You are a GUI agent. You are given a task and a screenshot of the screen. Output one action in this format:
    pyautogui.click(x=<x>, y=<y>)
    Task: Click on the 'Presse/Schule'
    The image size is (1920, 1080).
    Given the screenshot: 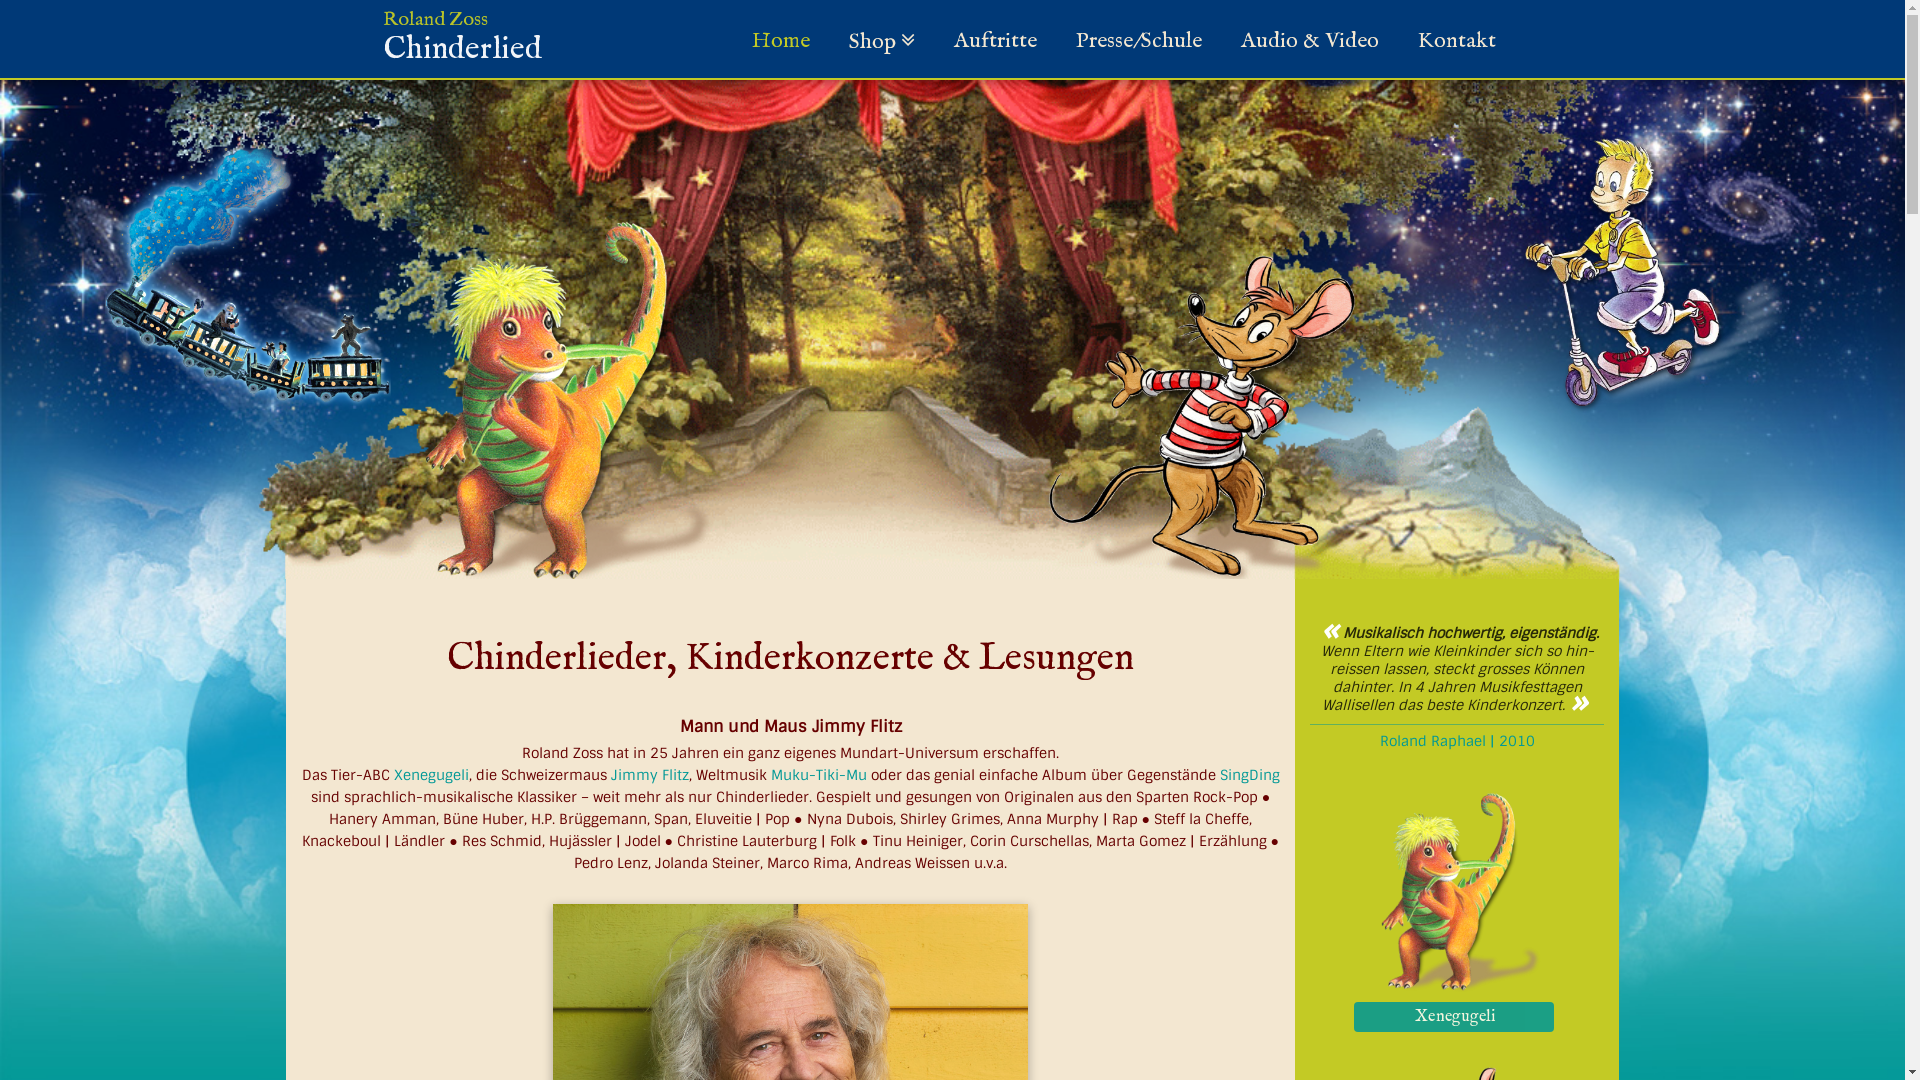 What is the action you would take?
    pyautogui.click(x=1138, y=41)
    